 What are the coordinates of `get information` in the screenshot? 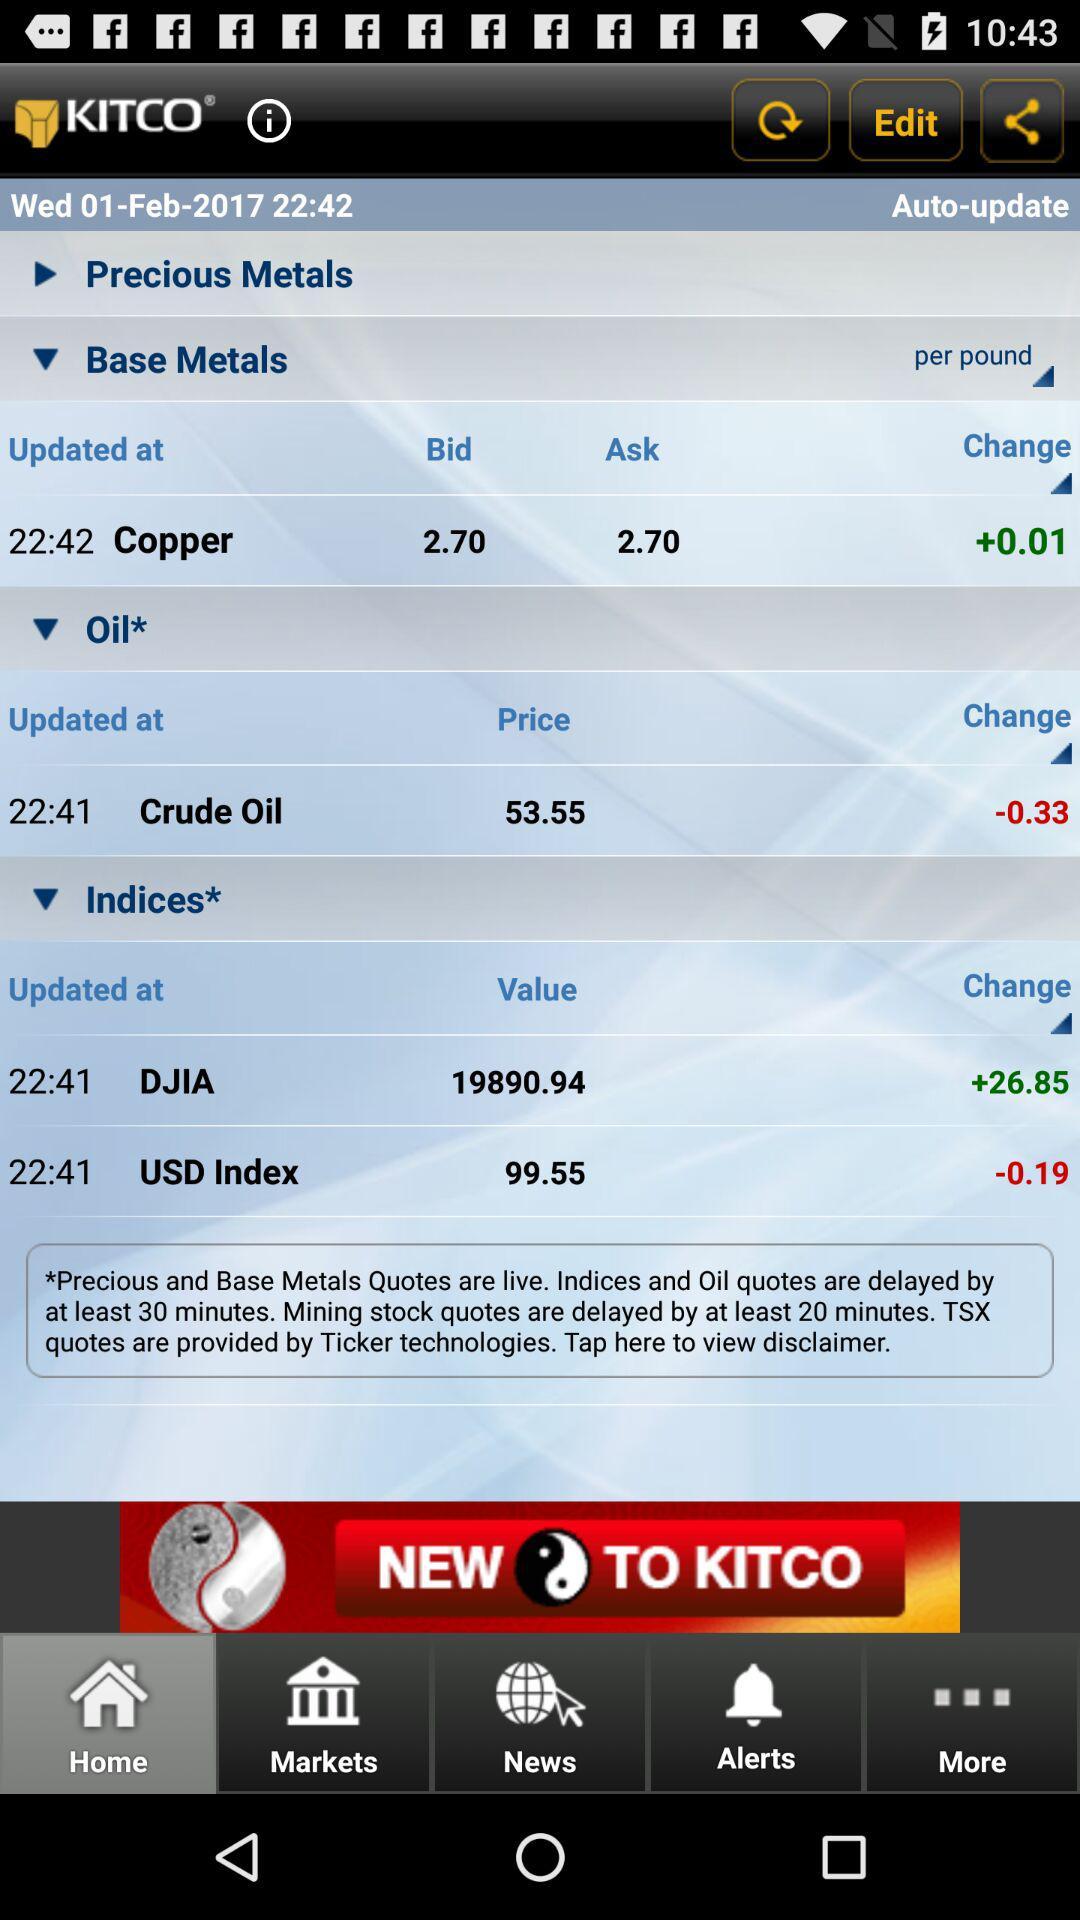 It's located at (268, 119).